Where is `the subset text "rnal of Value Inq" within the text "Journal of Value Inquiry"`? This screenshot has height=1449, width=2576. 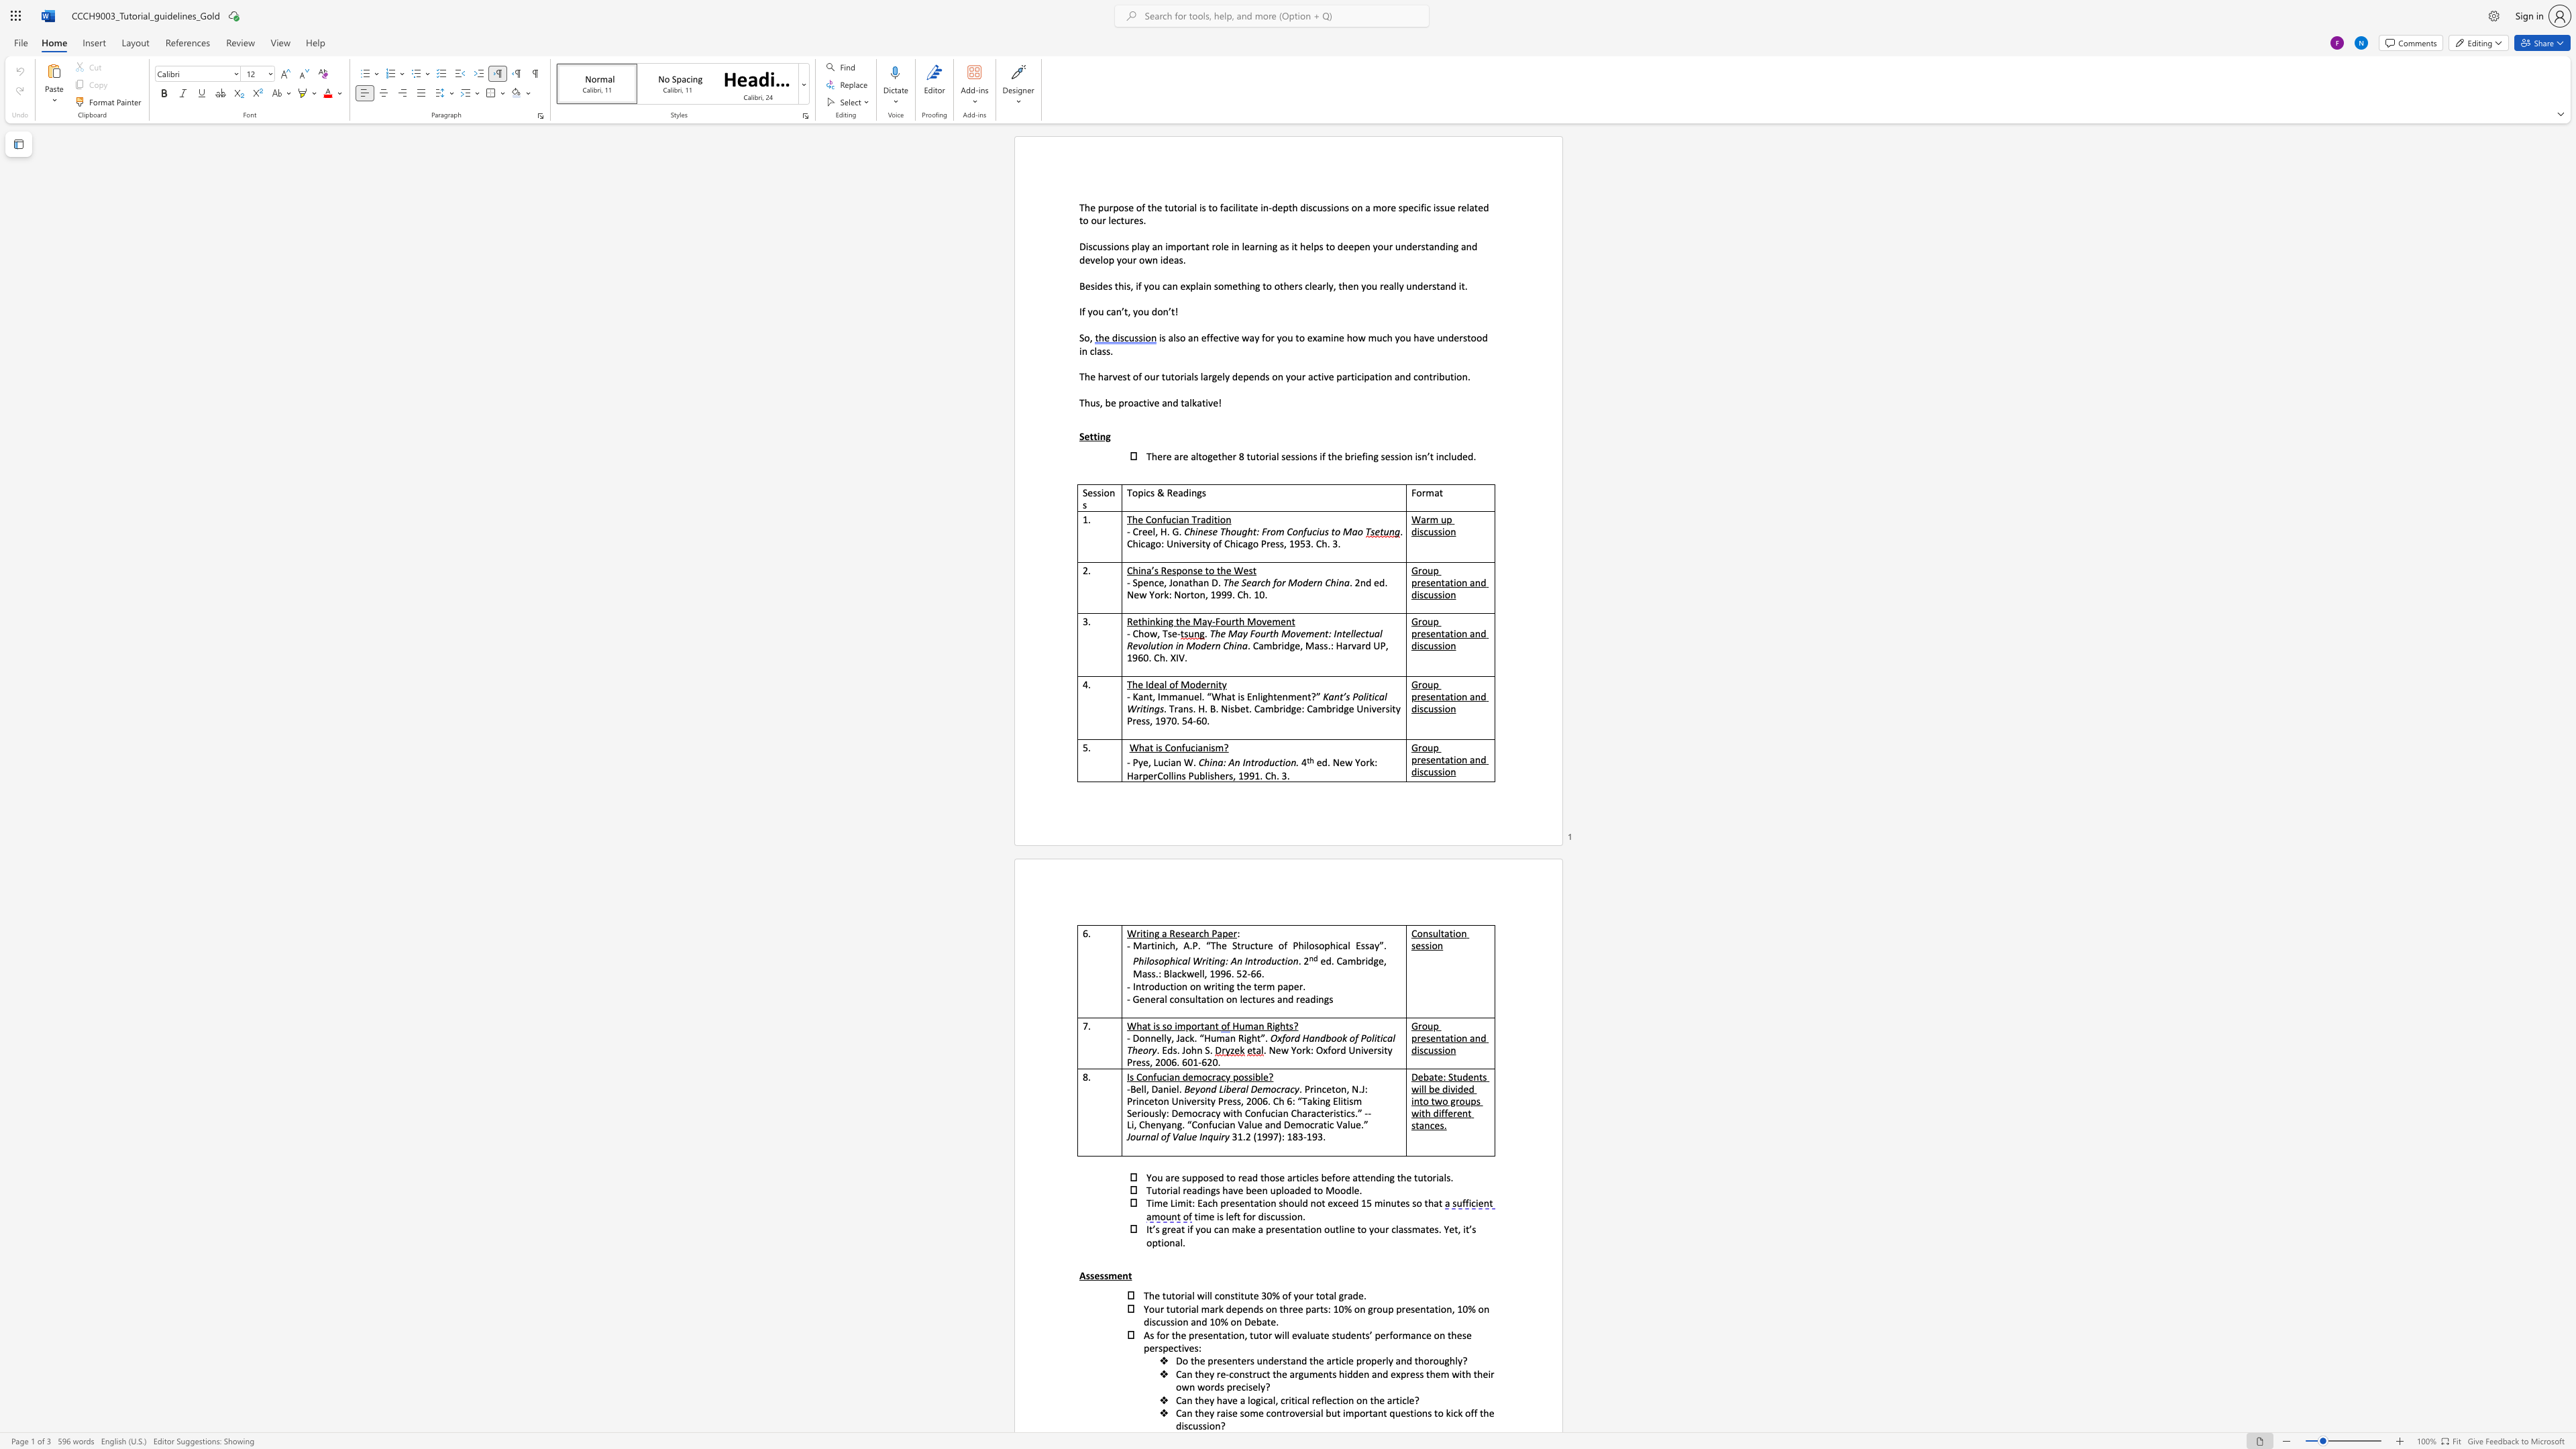 the subset text "rnal of Value Inq" within the text "Journal of Value Inquiry" is located at coordinates (1140, 1136).